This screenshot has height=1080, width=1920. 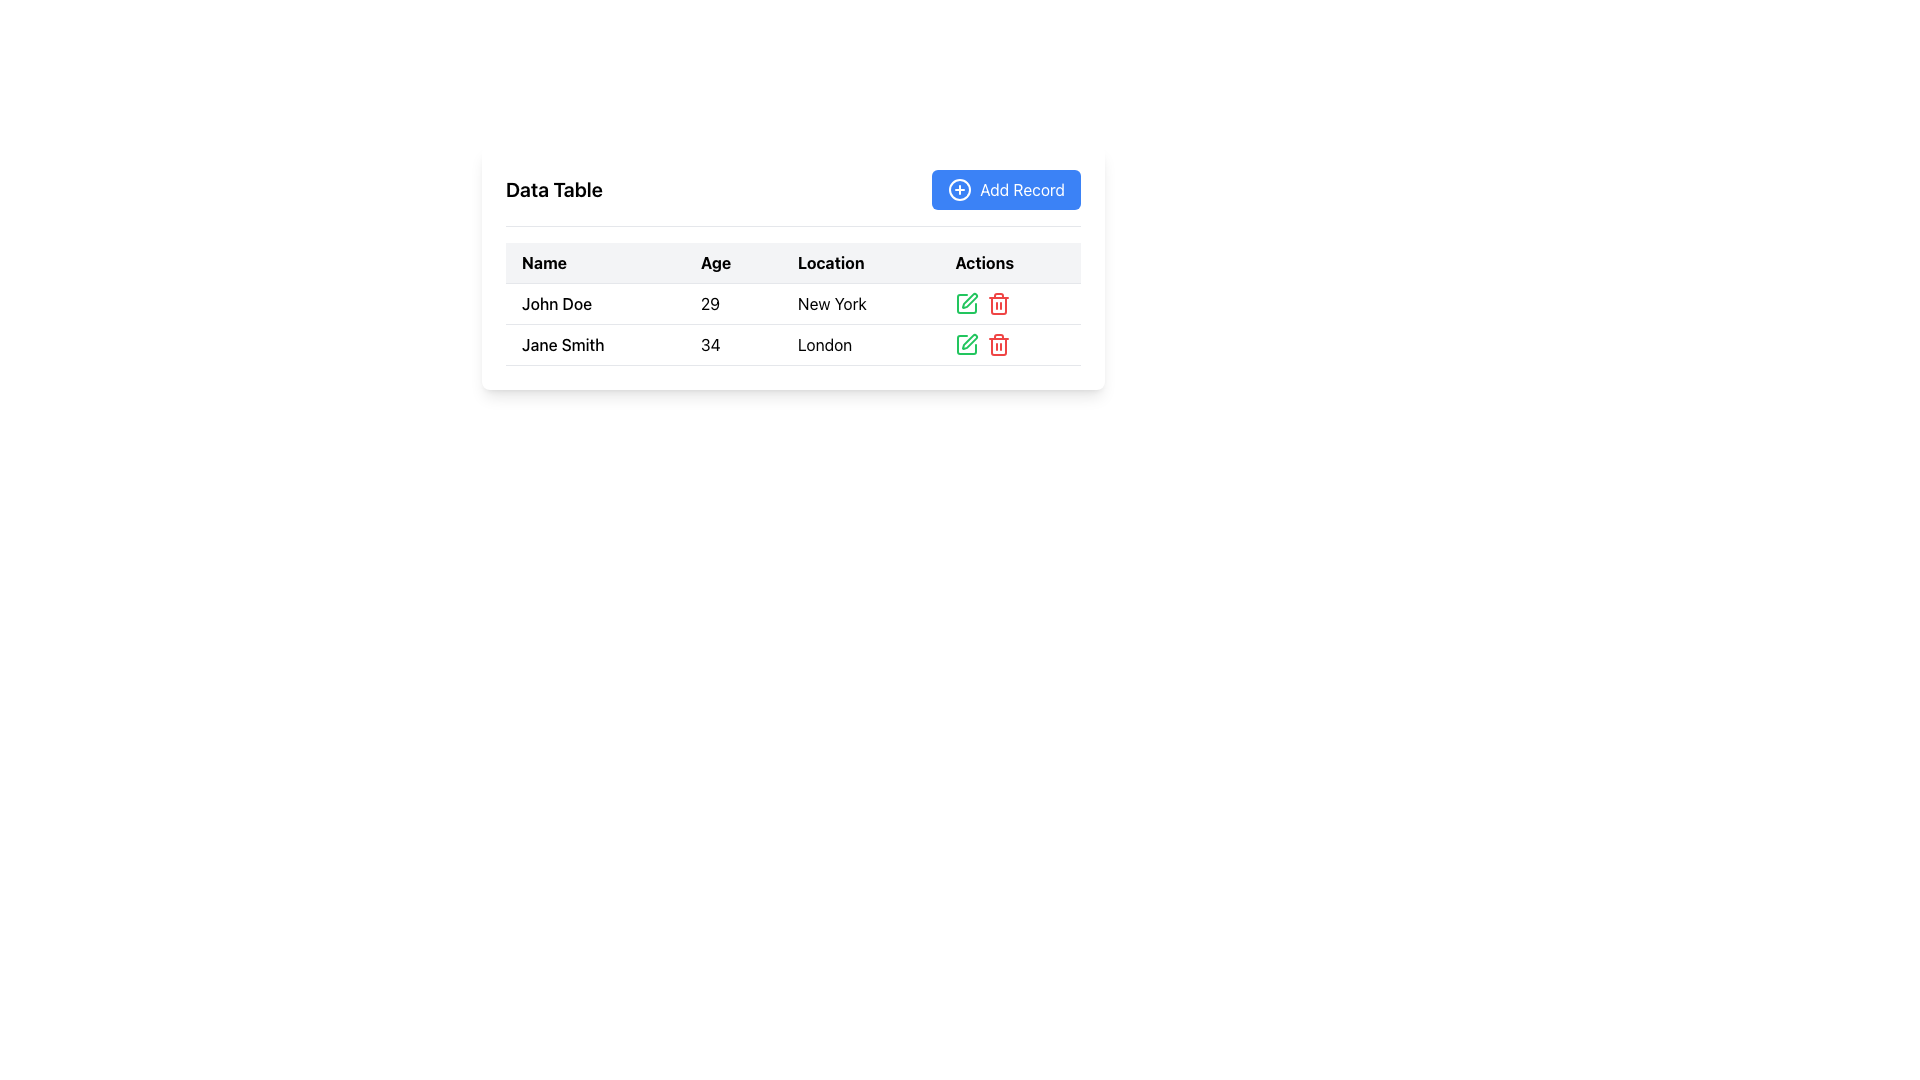 I want to click on the edit button for 'Jane Smith' located in the 'Actions' column of the second row in the data table for keyboard navigation, so click(x=967, y=343).